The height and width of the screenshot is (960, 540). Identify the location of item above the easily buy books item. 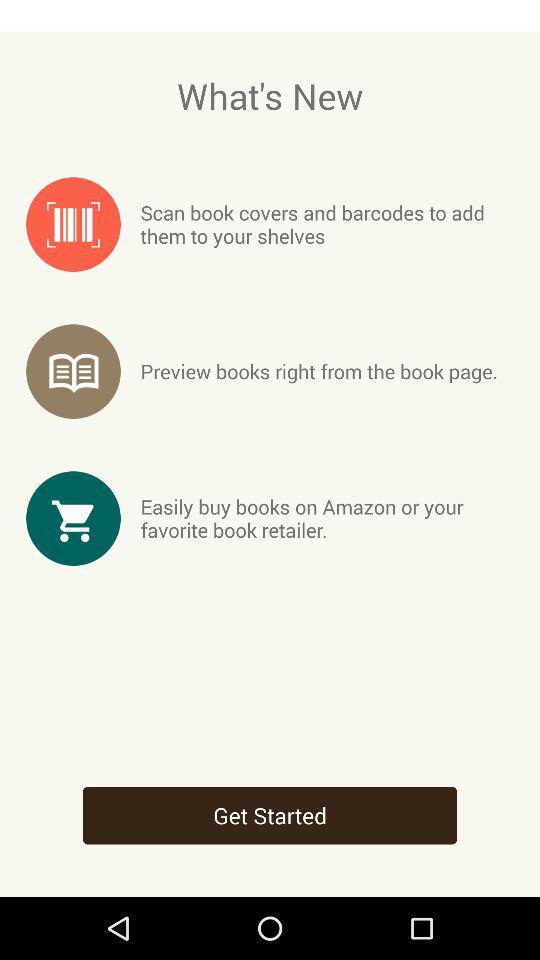
(319, 370).